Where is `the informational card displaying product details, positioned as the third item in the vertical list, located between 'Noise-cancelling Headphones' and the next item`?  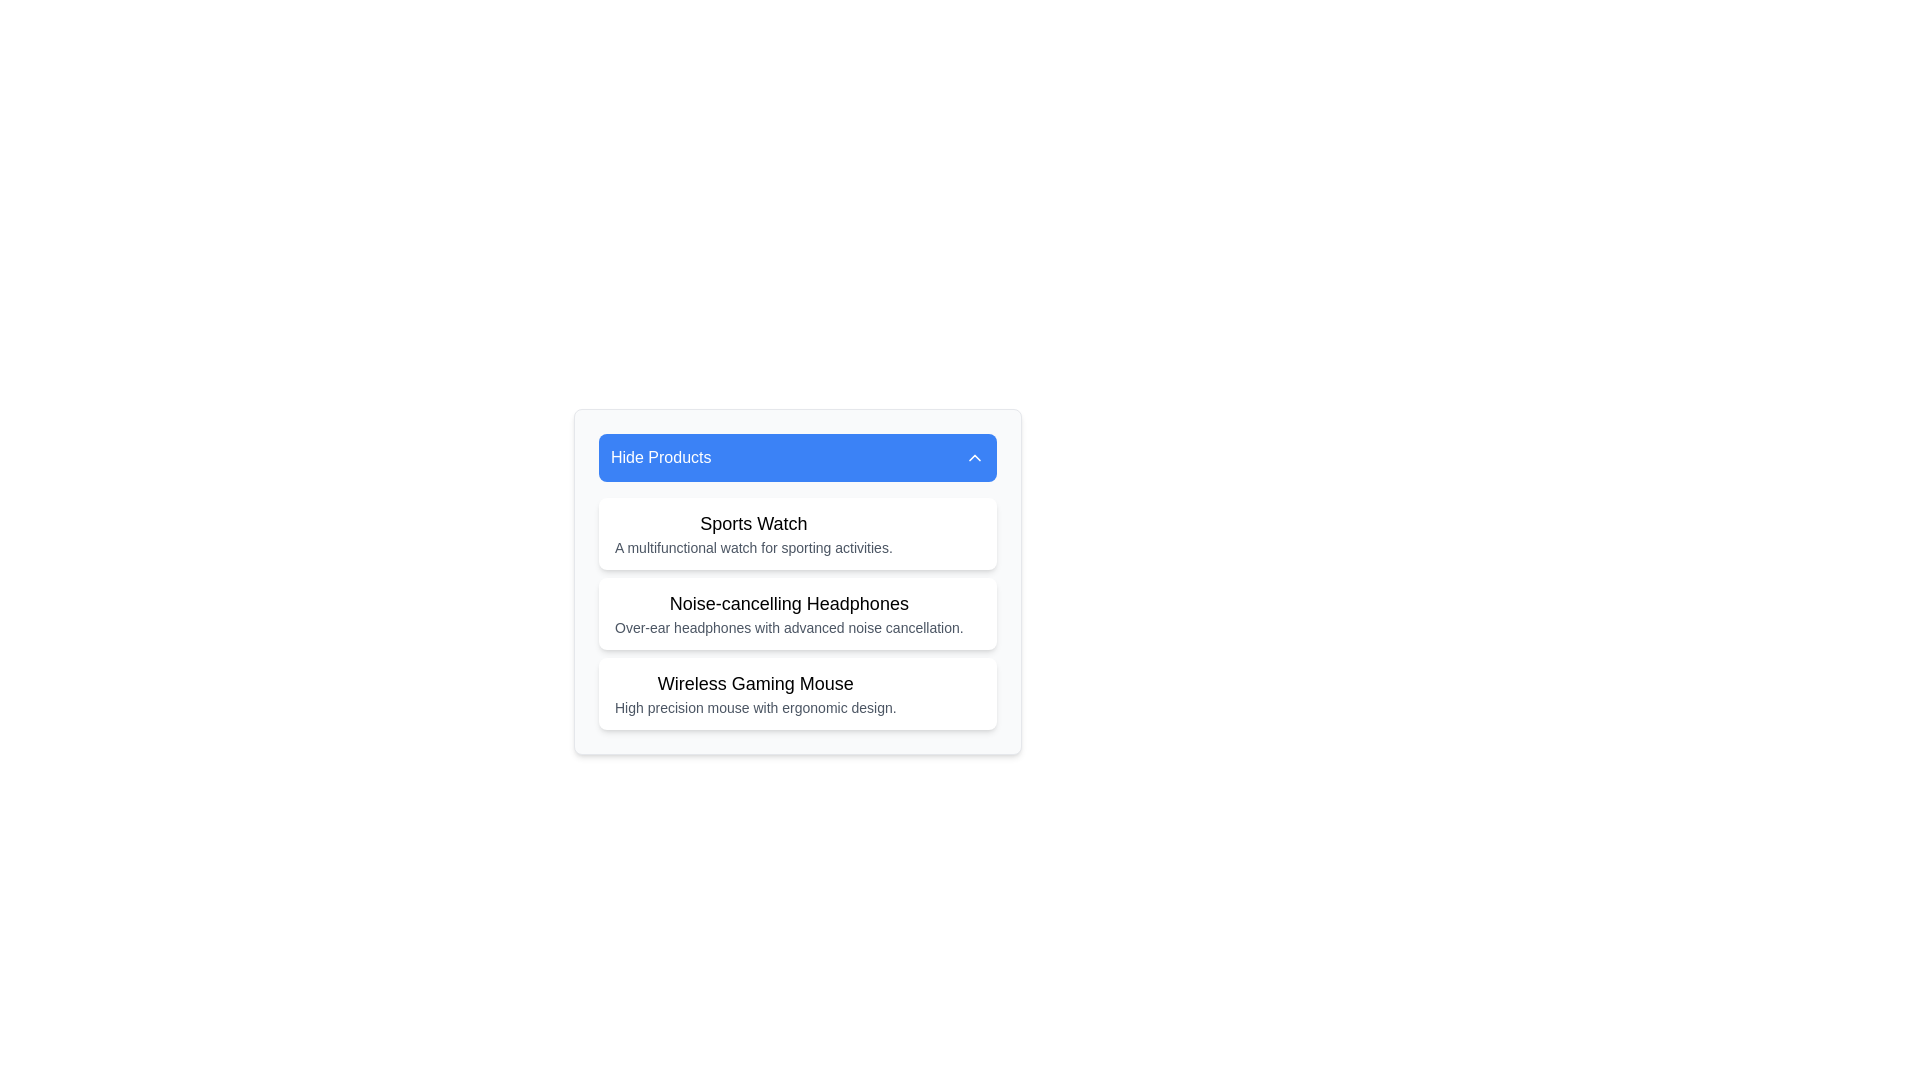 the informational card displaying product details, positioned as the third item in the vertical list, located between 'Noise-cancelling Headphones' and the next item is located at coordinates (754, 693).